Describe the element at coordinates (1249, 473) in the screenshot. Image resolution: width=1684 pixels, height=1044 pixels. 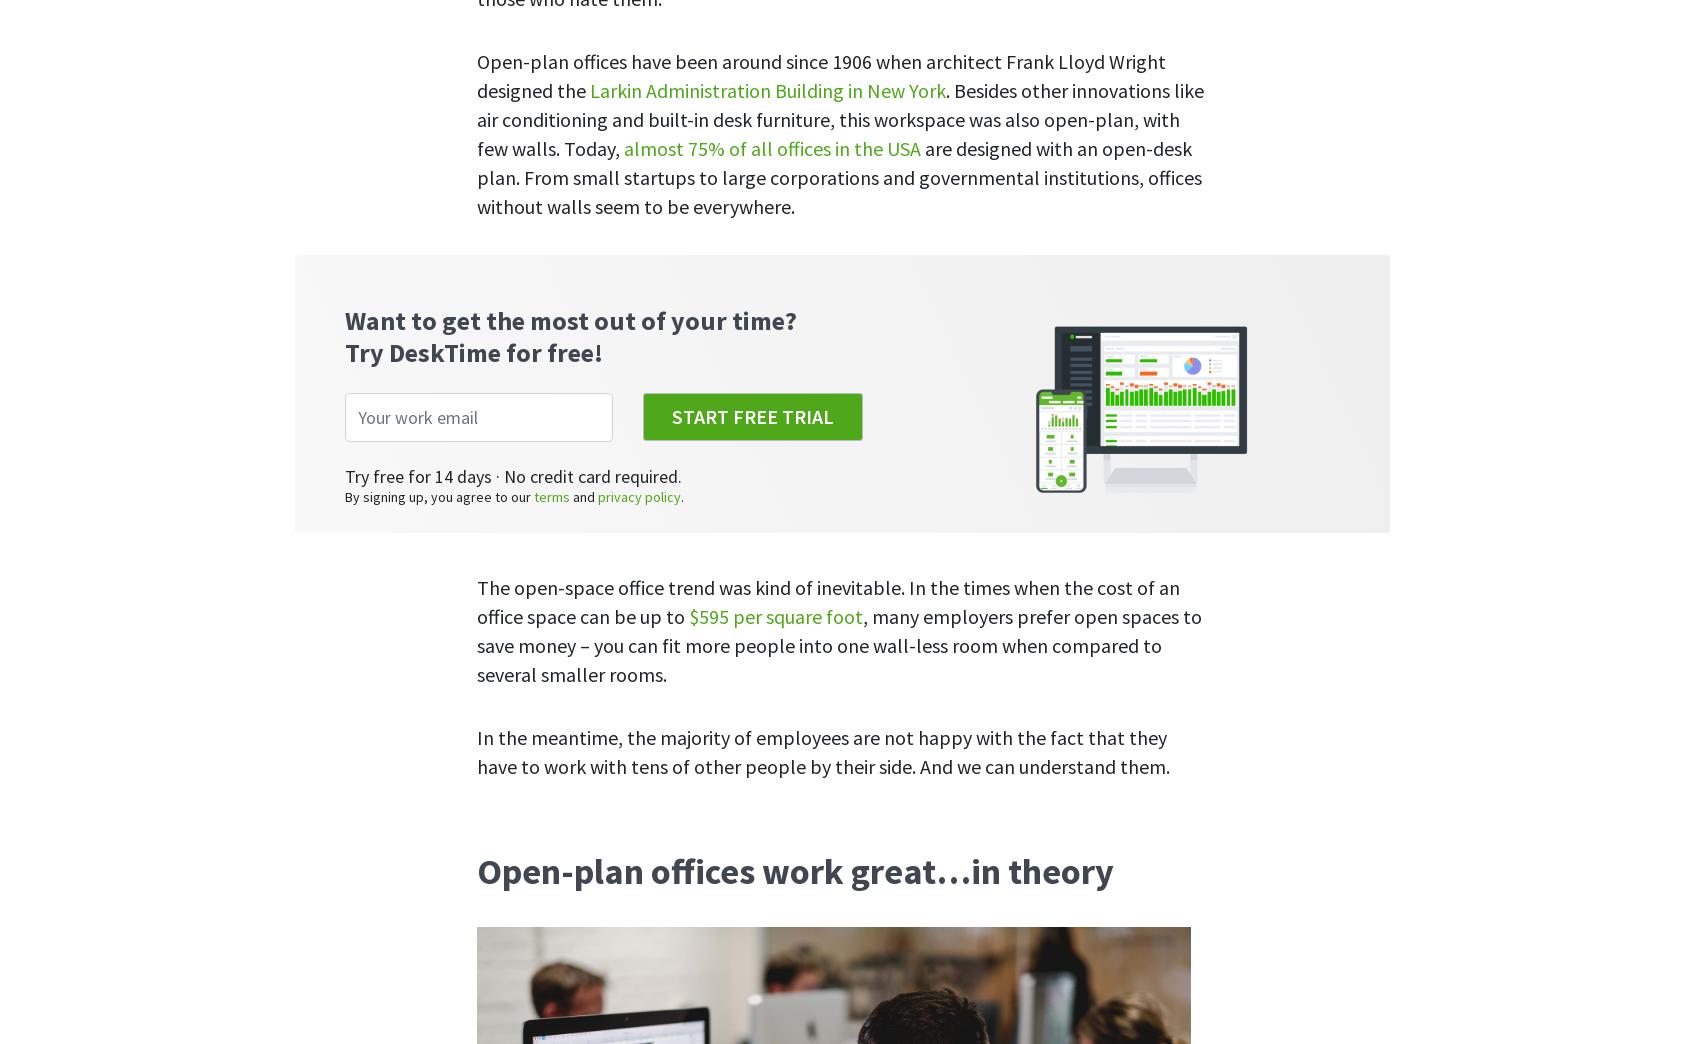
I see `'Schedule a call'` at that location.